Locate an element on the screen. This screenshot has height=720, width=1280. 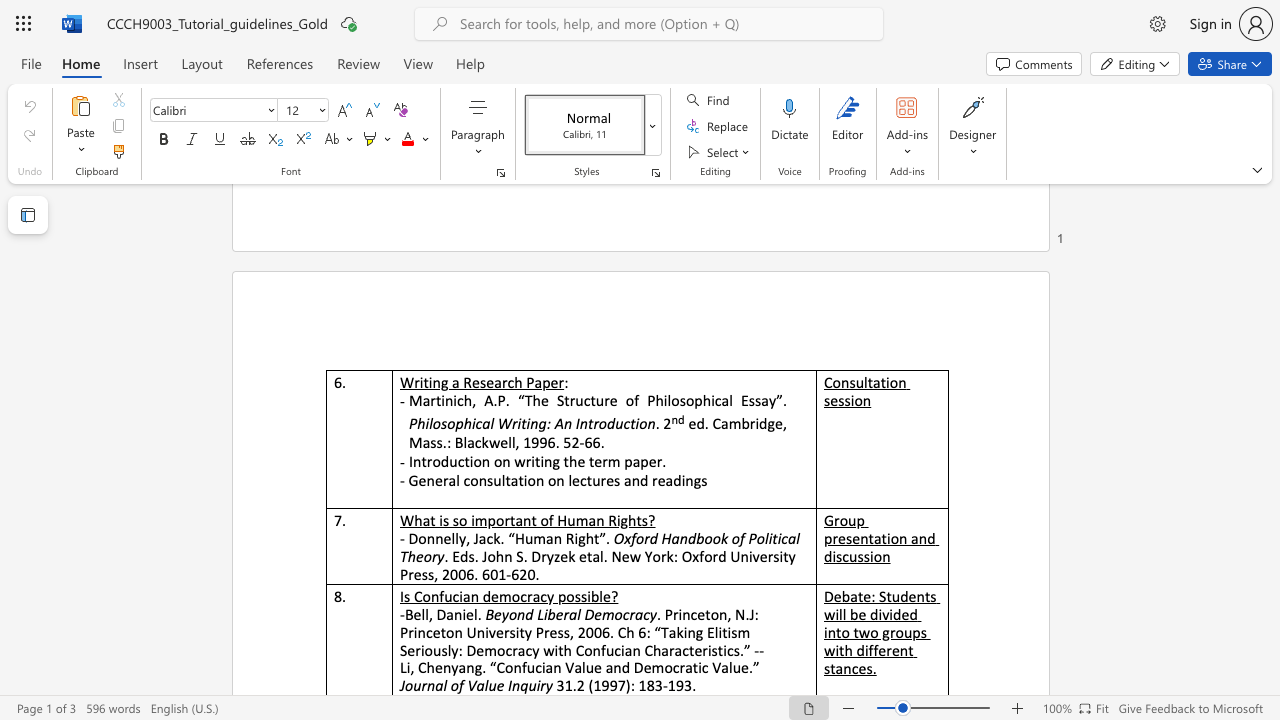
the subset text "alue I" within the text "Journal of Value Inquiry" is located at coordinates (475, 684).